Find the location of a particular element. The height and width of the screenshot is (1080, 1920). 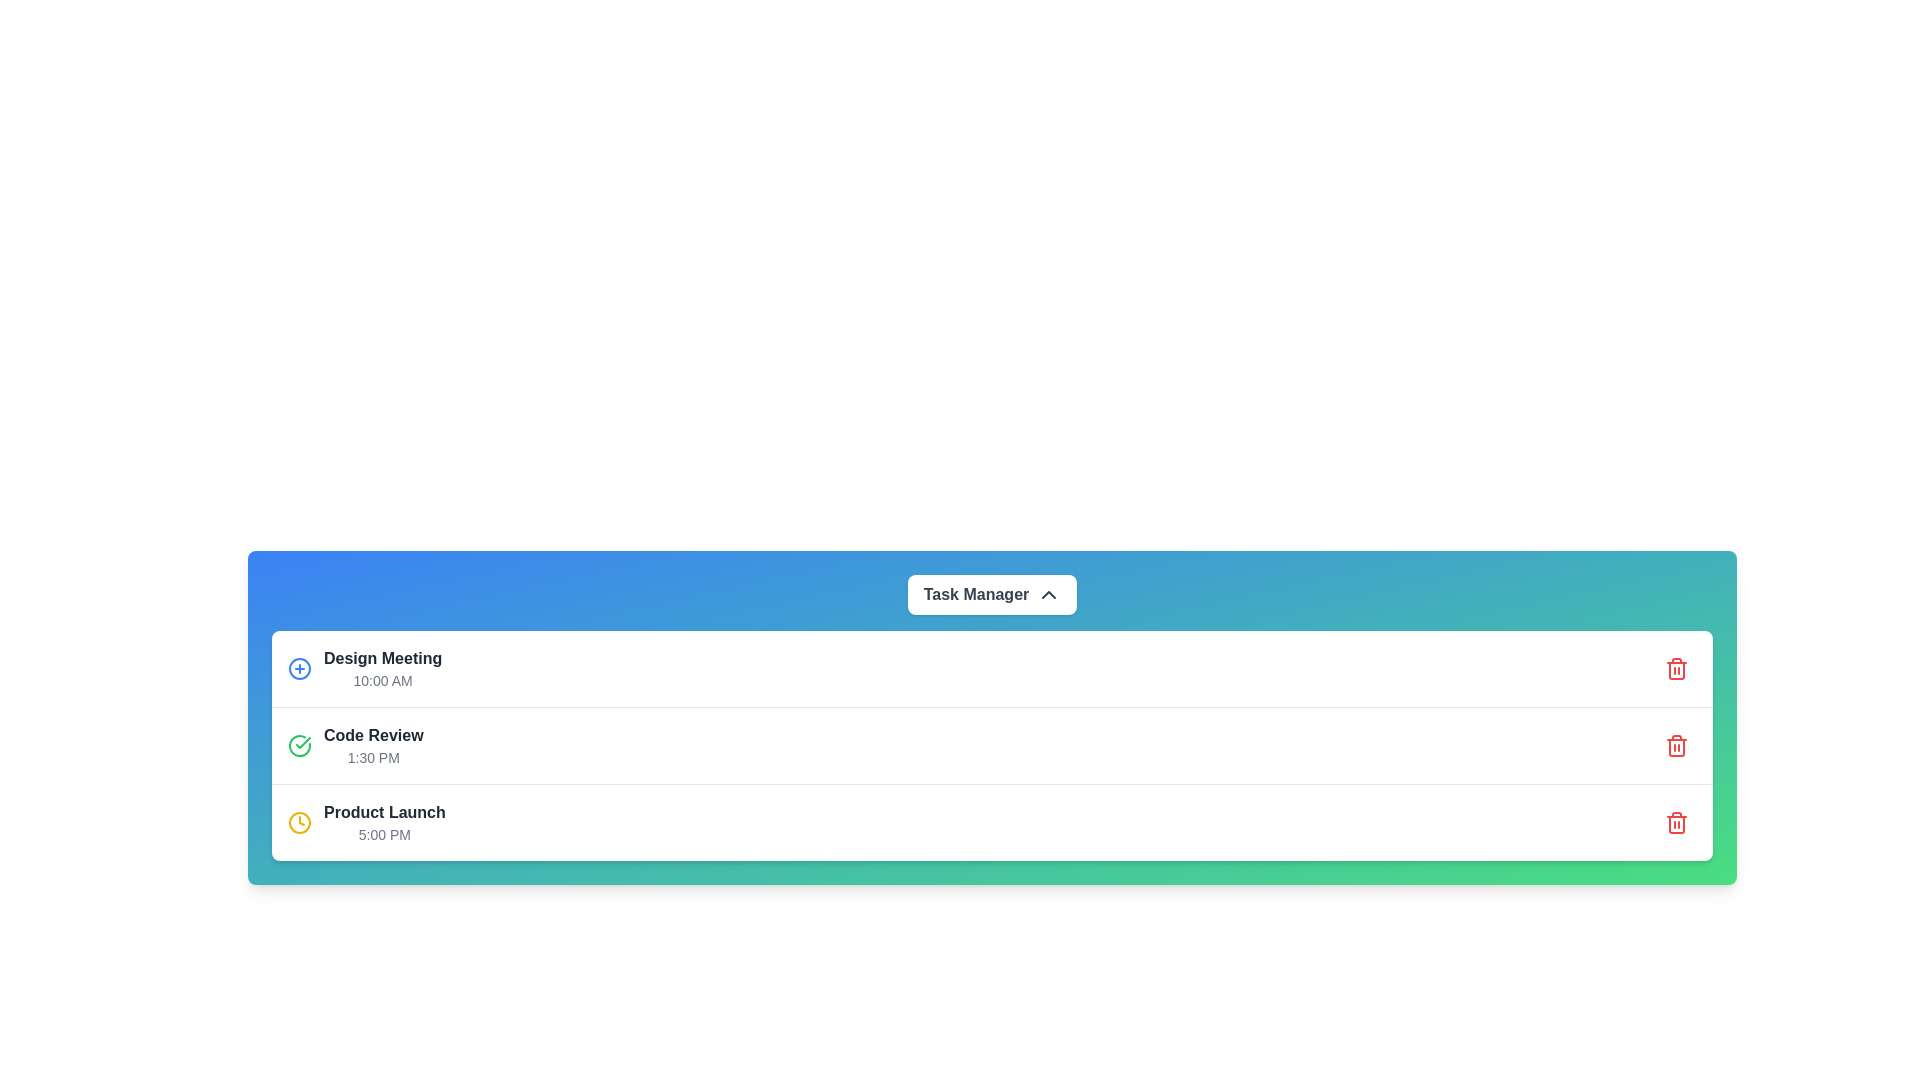

the small upward-facing chevron icon within the 'Task Manager' button is located at coordinates (1048, 593).